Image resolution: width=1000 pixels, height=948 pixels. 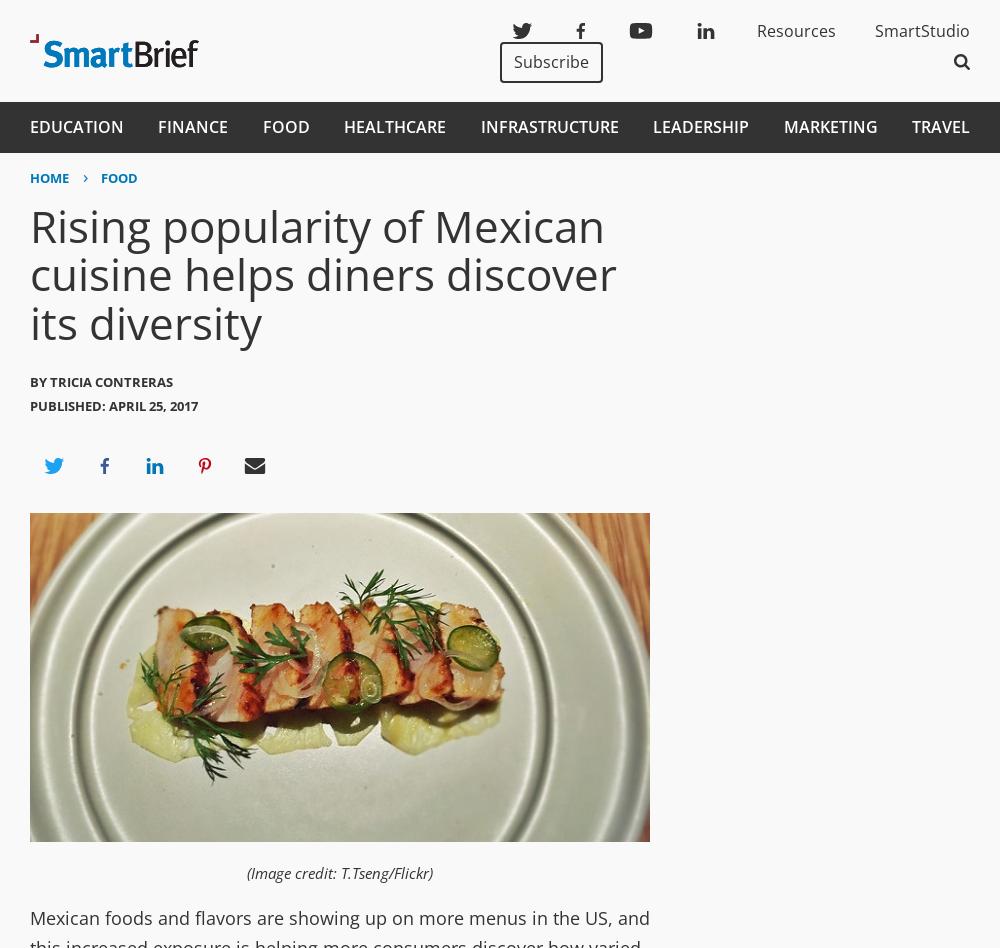 What do you see at coordinates (549, 126) in the screenshot?
I see `'Infrastructure'` at bounding box center [549, 126].